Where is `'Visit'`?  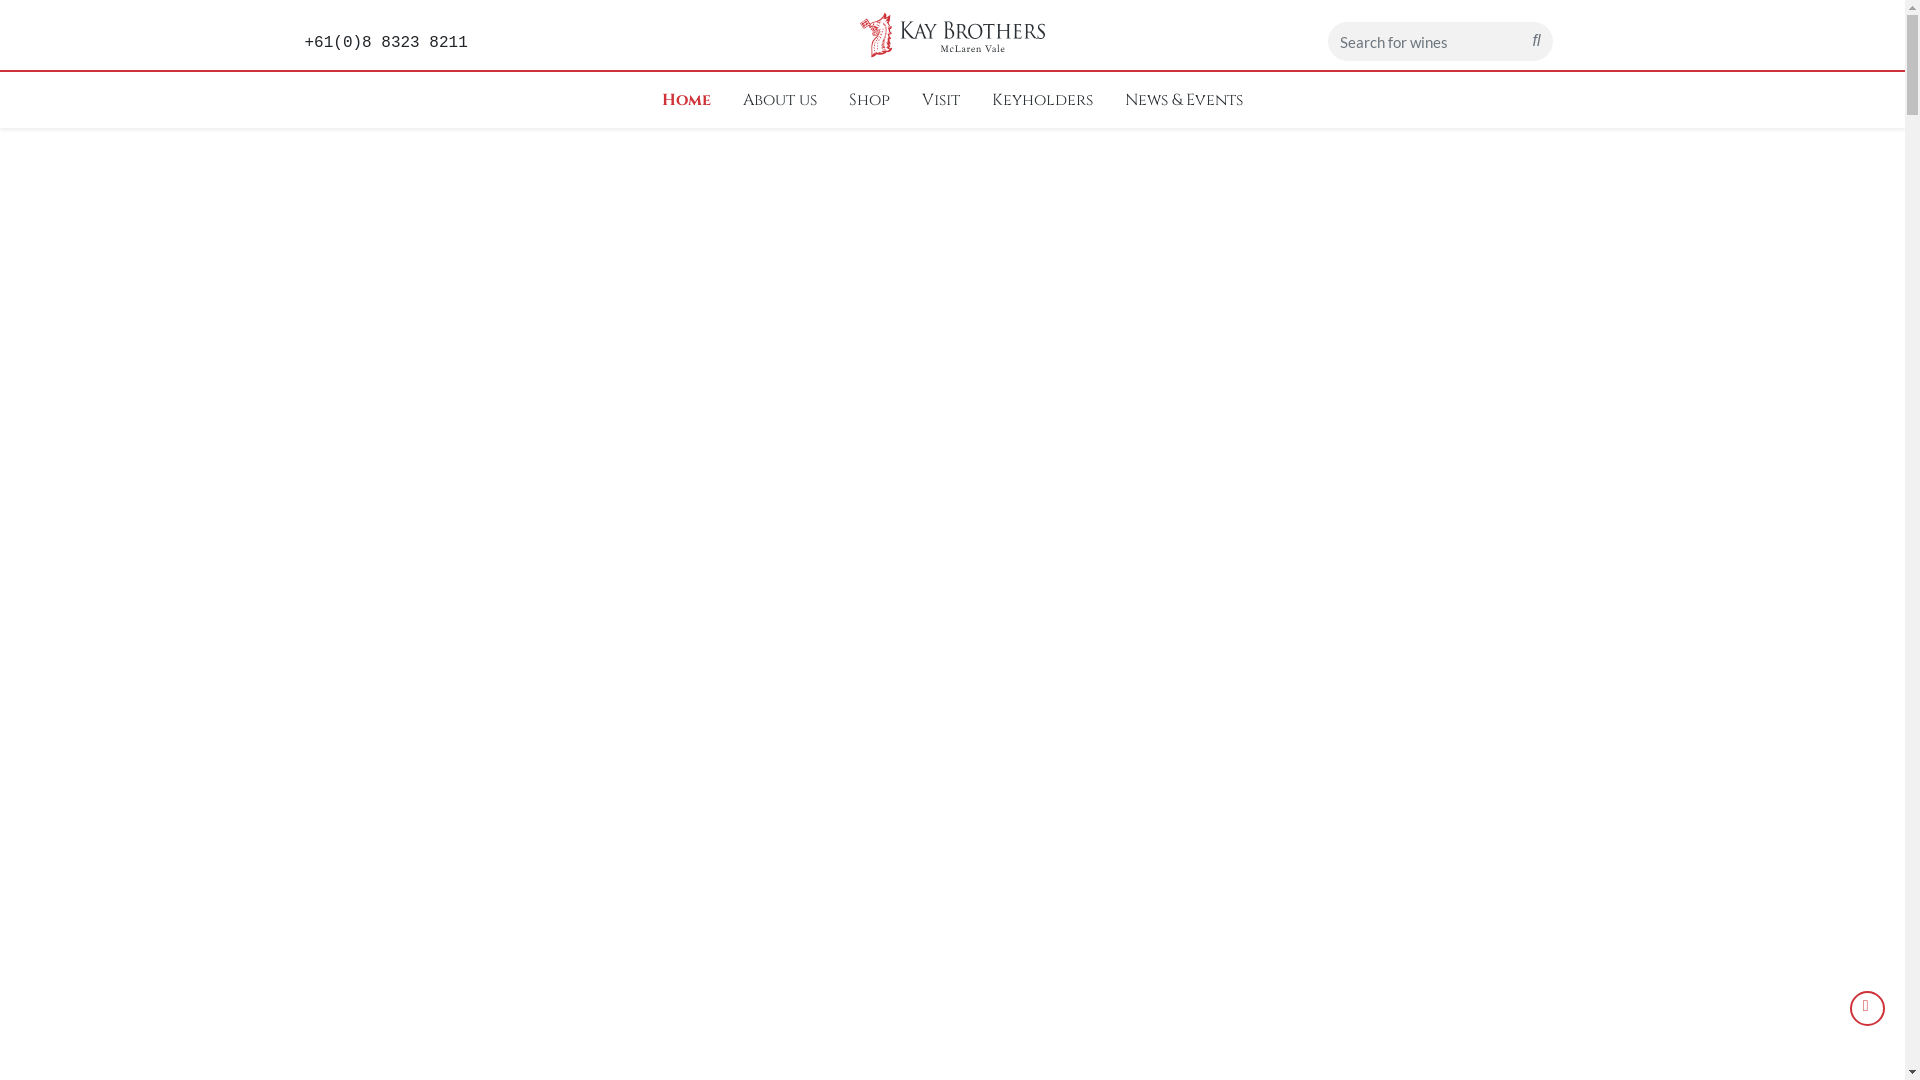
'Visit' is located at coordinates (912, 100).